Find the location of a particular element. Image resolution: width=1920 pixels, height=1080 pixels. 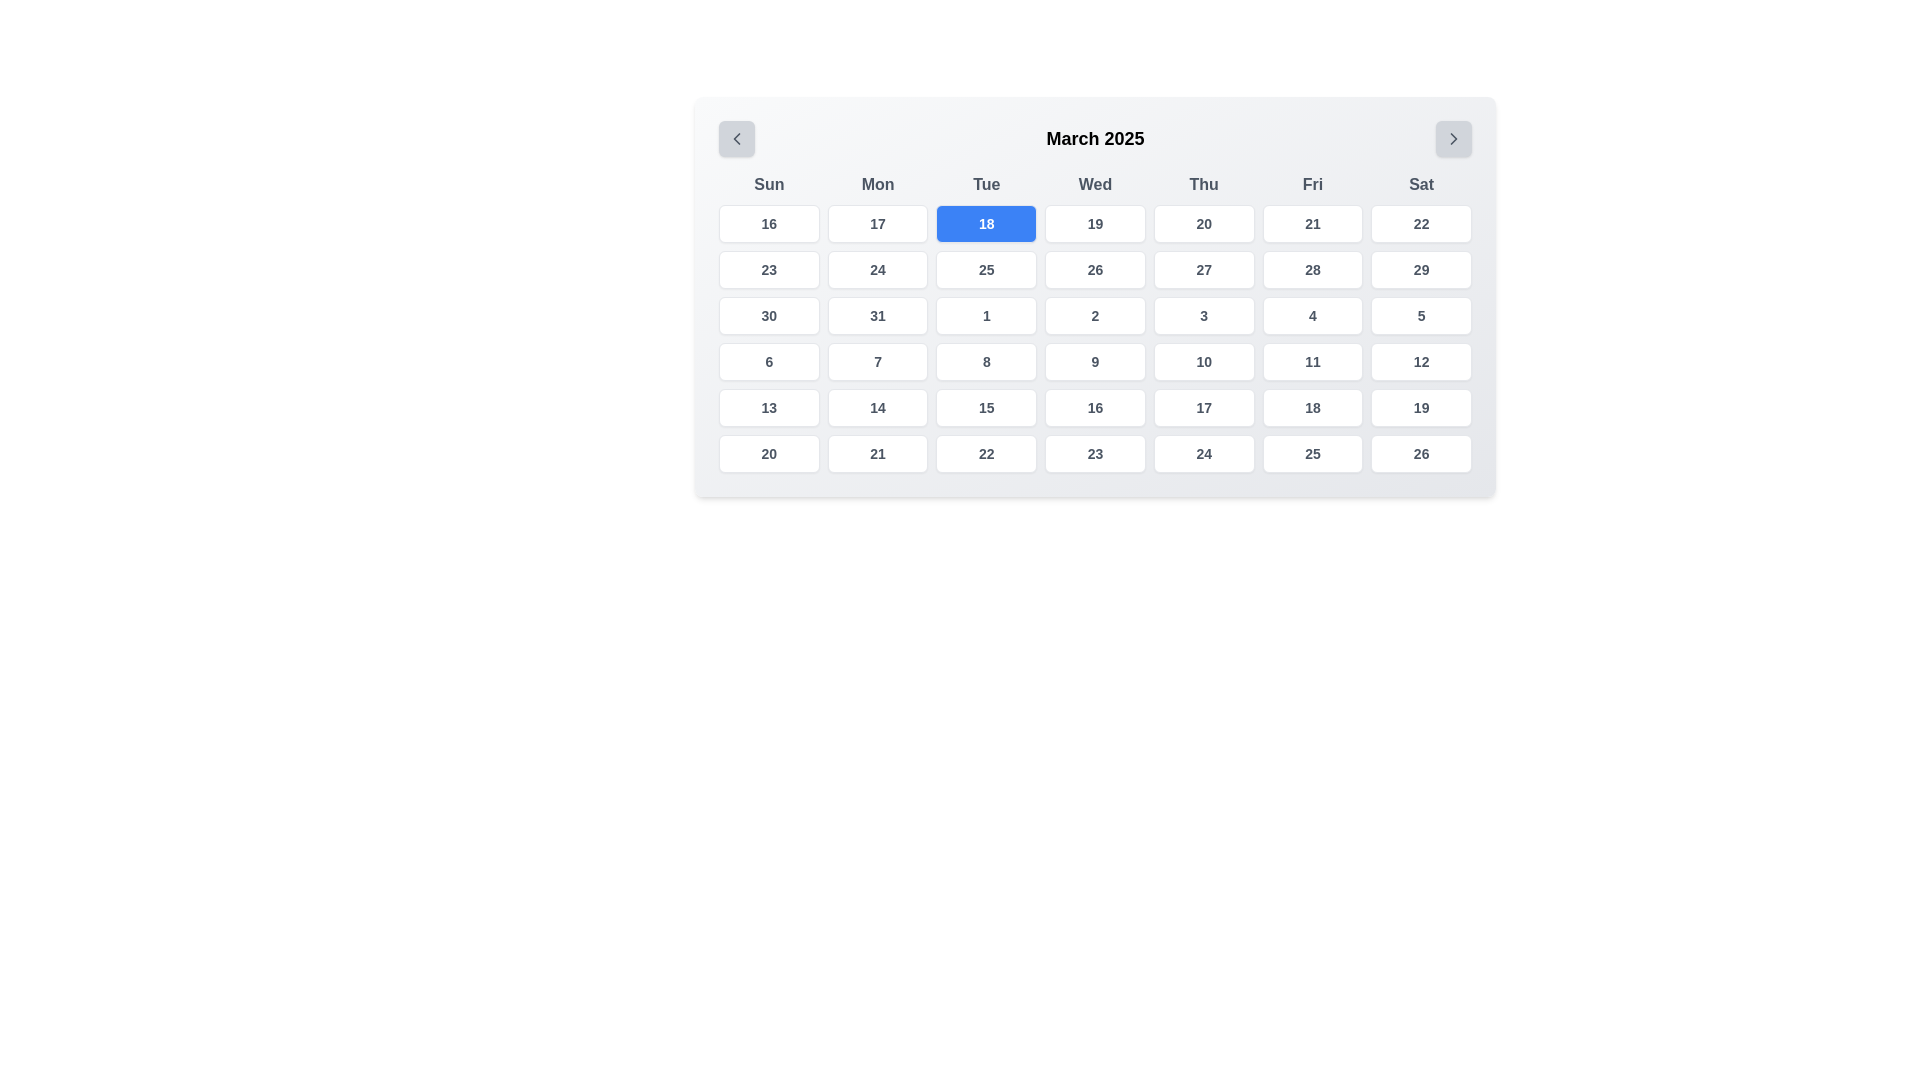

the label styled as a button containing the numeral '1' located in the sixth row and third column of the calendar layout is located at coordinates (986, 315).